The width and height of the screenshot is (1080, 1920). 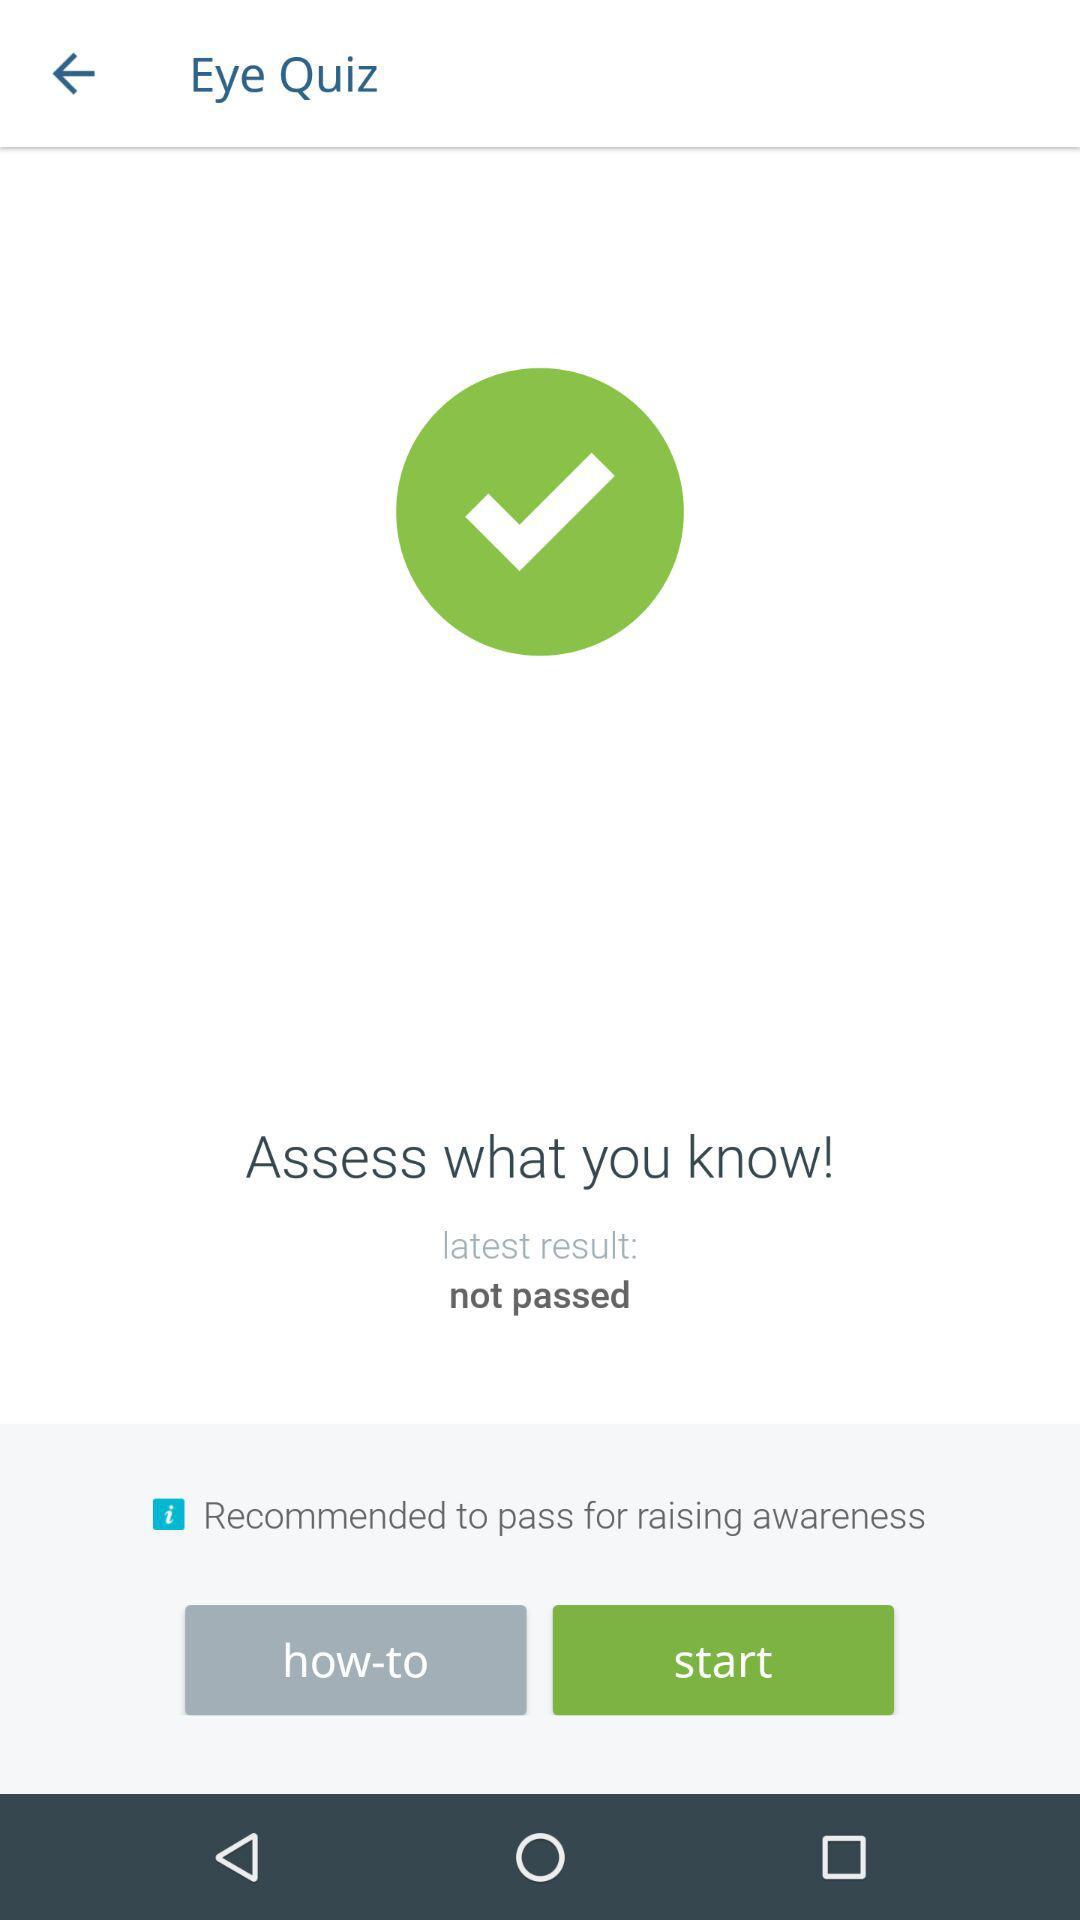 I want to click on the item below the recommended to pass item, so click(x=354, y=1660).